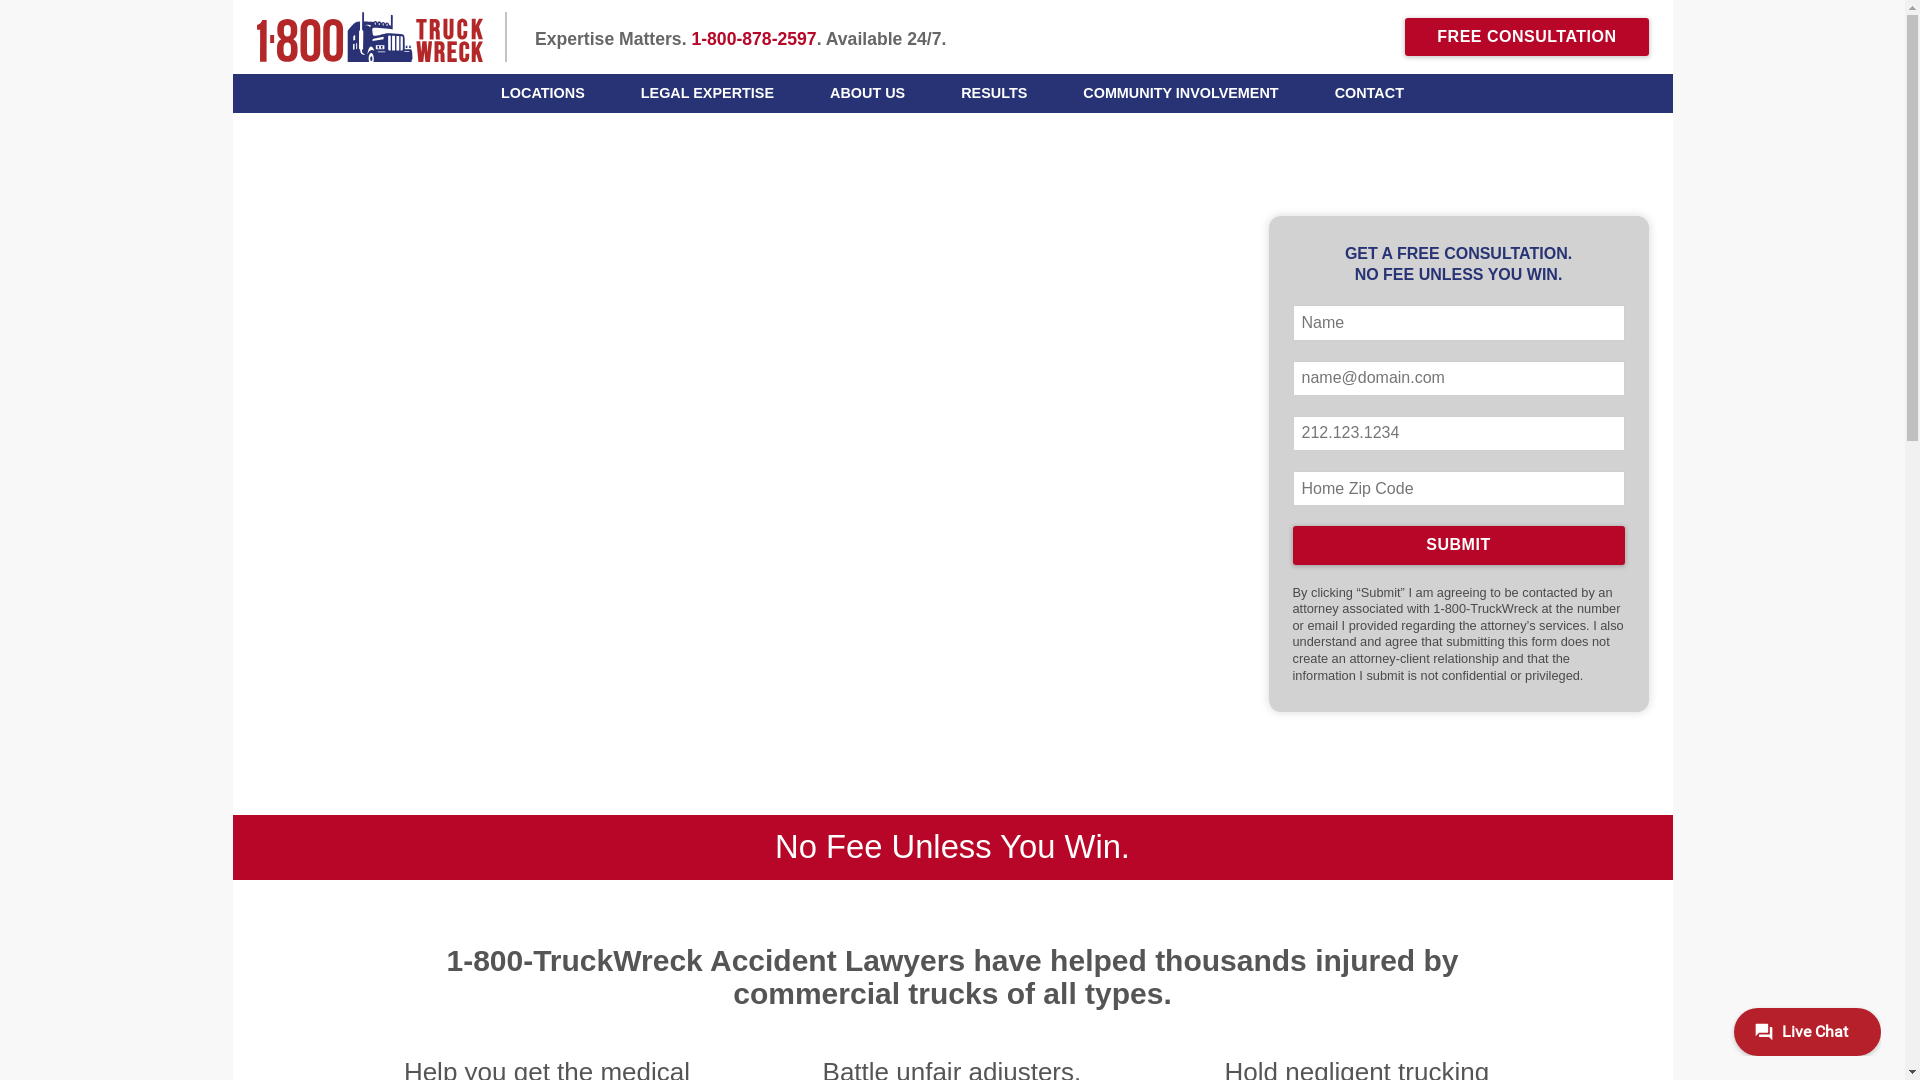 This screenshot has height=1080, width=1920. What do you see at coordinates (542, 92) in the screenshot?
I see `'LOCATIONS'` at bounding box center [542, 92].